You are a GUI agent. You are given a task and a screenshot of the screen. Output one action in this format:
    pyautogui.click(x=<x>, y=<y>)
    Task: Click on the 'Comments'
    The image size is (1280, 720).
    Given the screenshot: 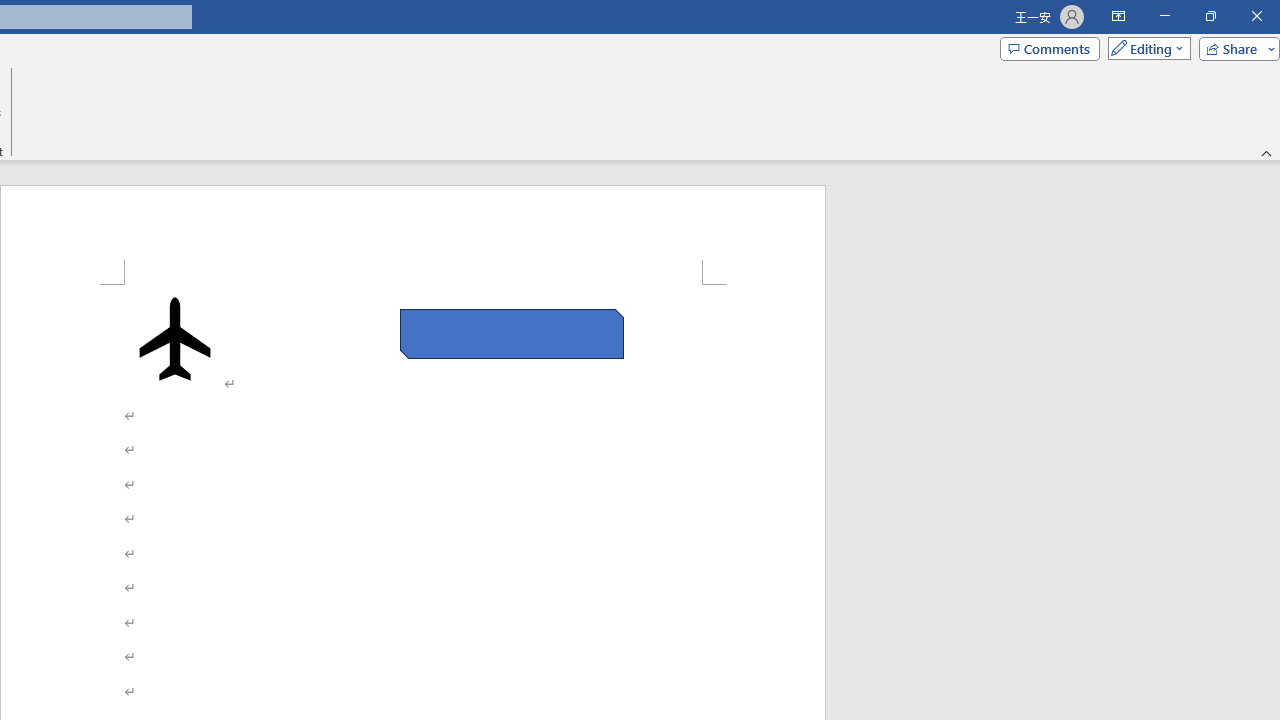 What is the action you would take?
    pyautogui.click(x=1048, y=47)
    